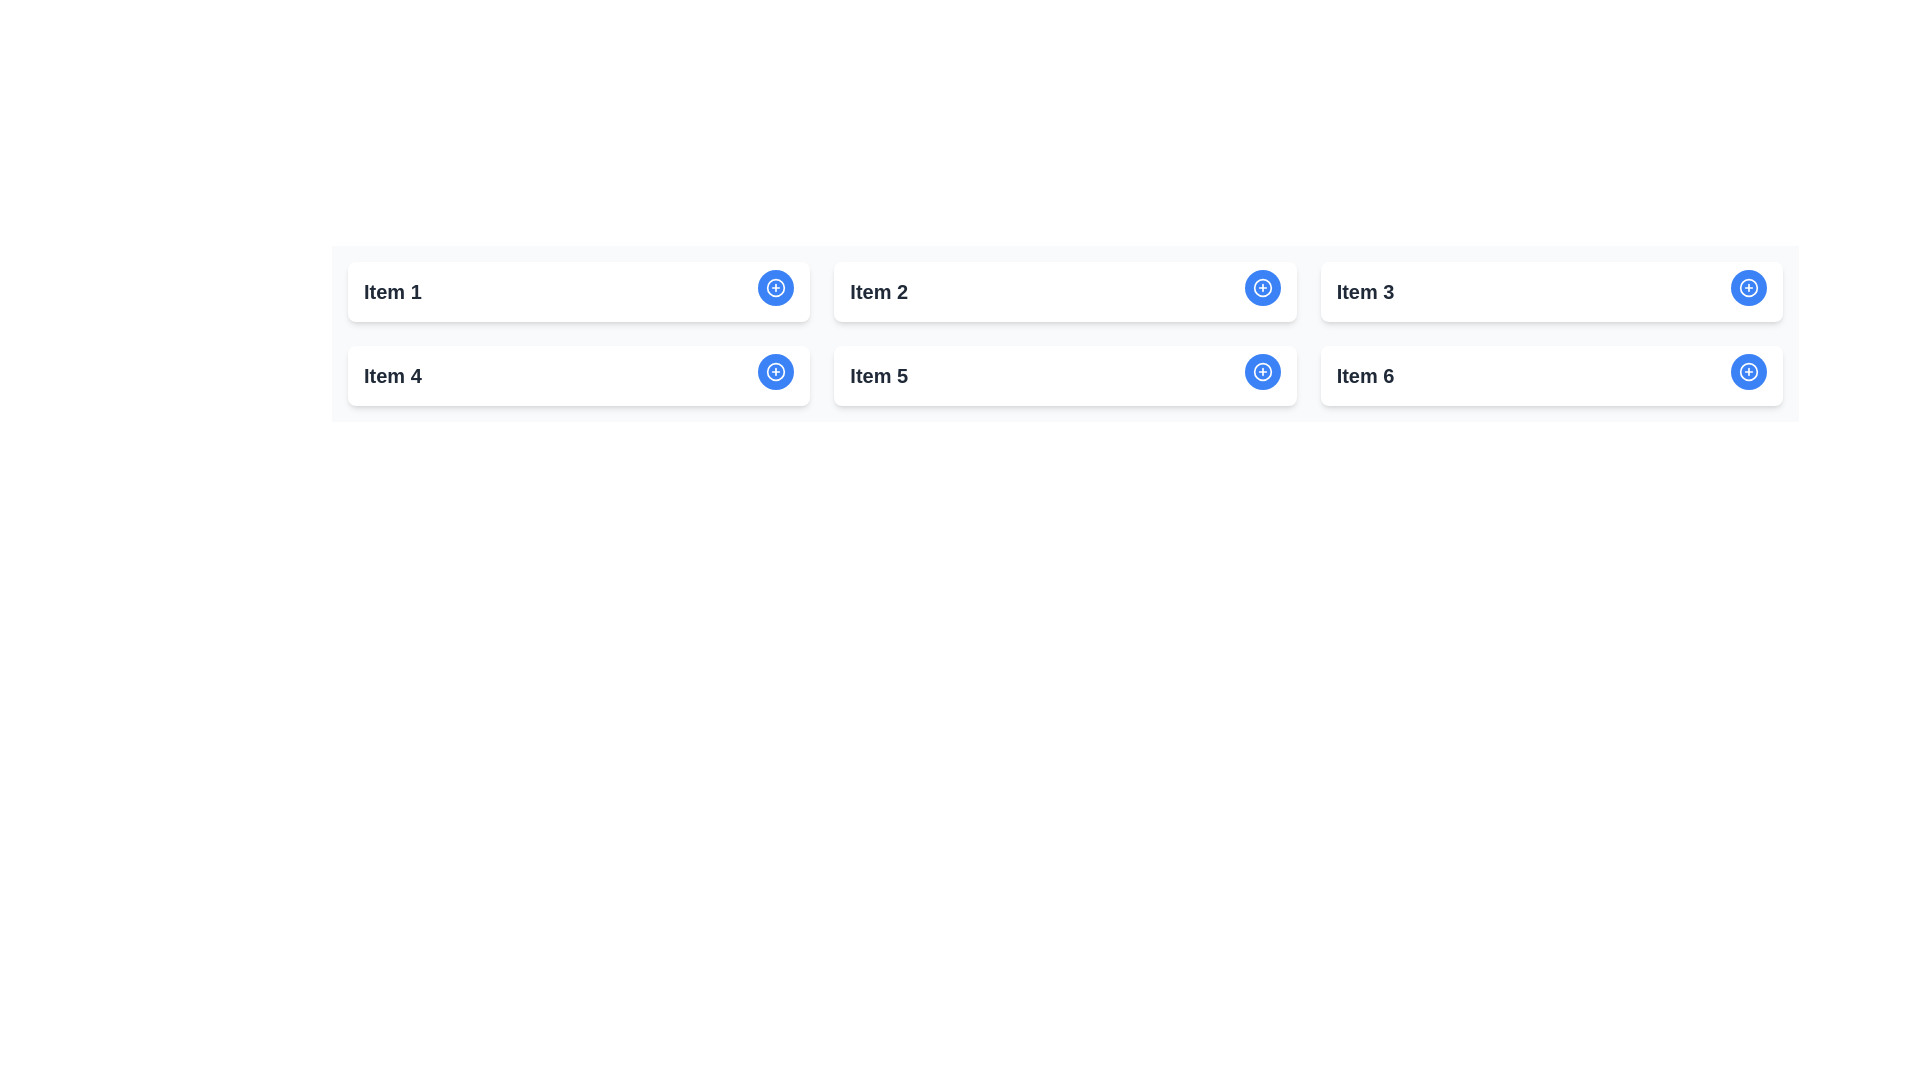  What do you see at coordinates (879, 292) in the screenshot?
I see `the static text label that serves as an identifier between 'Item 1' and 'Item 3' in the upper row of a horizontally arranged group` at bounding box center [879, 292].